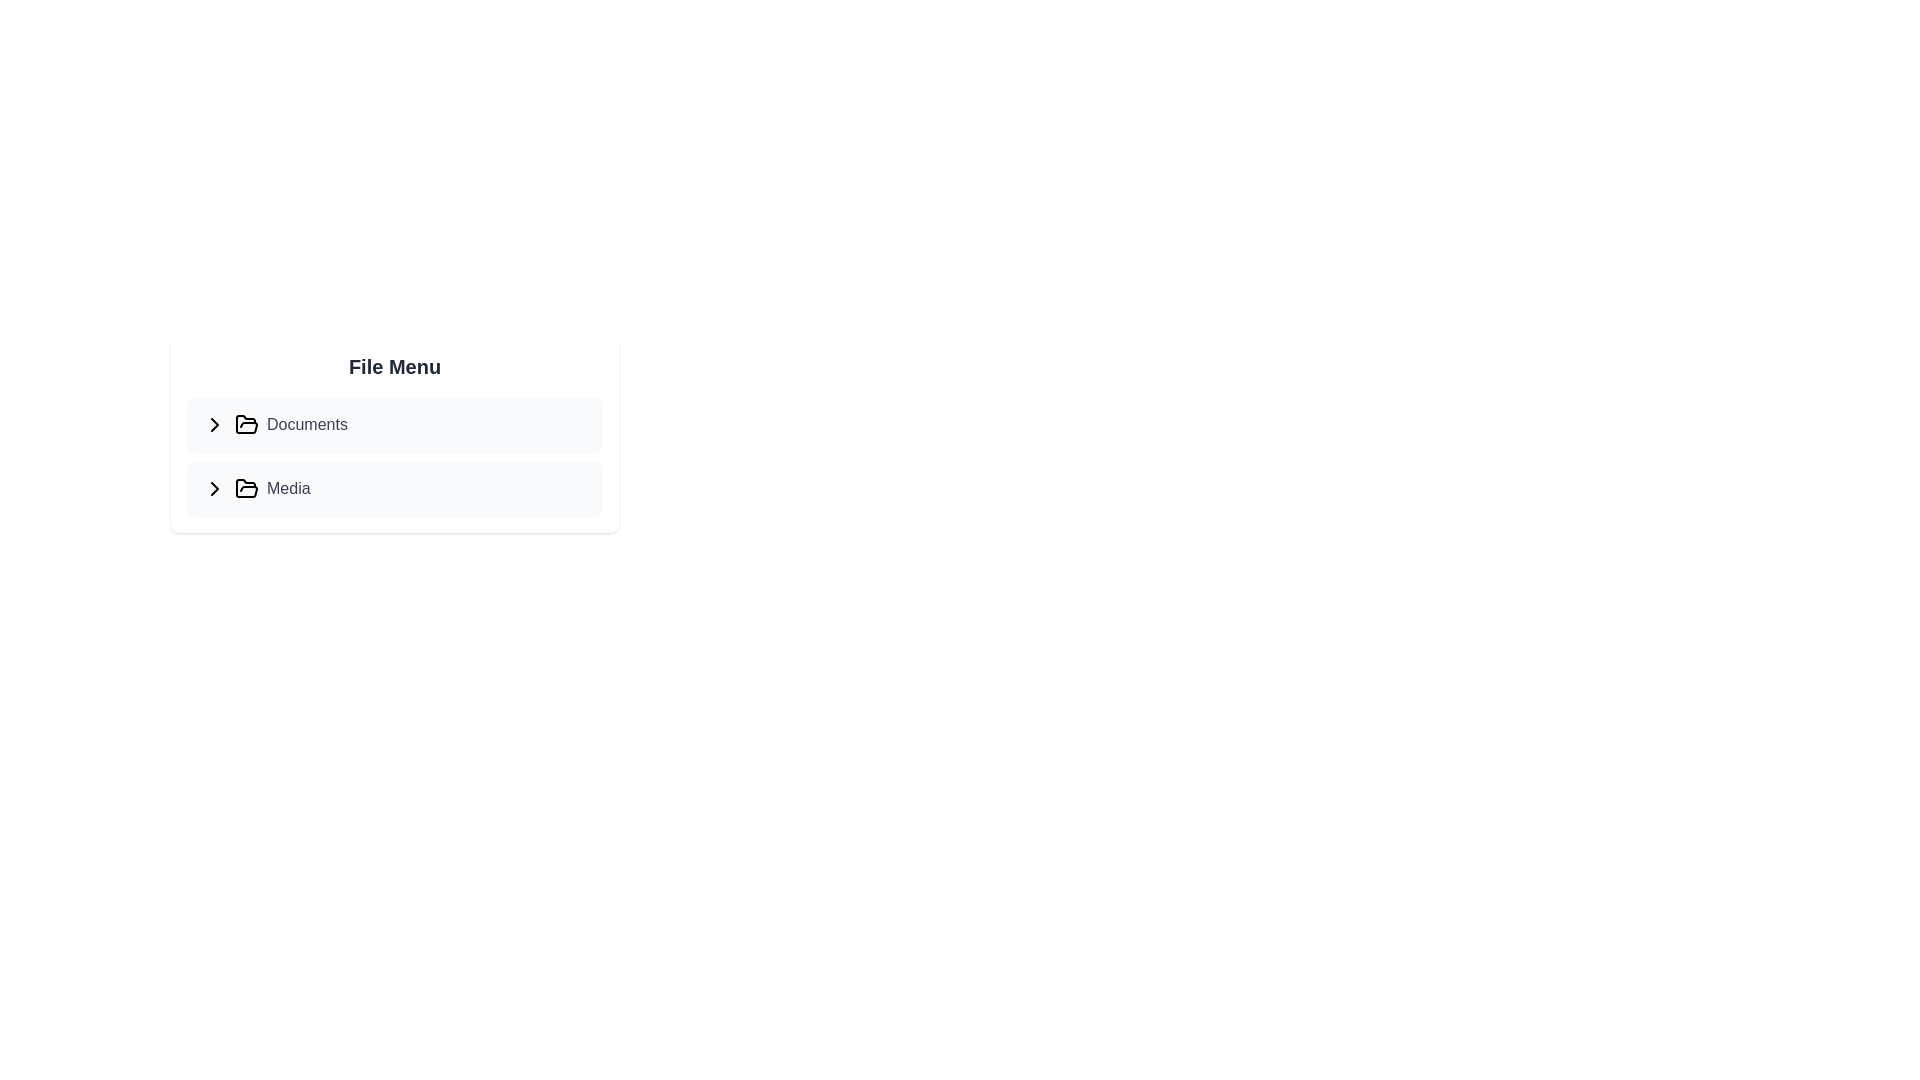 The height and width of the screenshot is (1080, 1920). Describe the element at coordinates (245, 488) in the screenshot. I see `the folder icon located to the left of the 'Documents' text` at that location.